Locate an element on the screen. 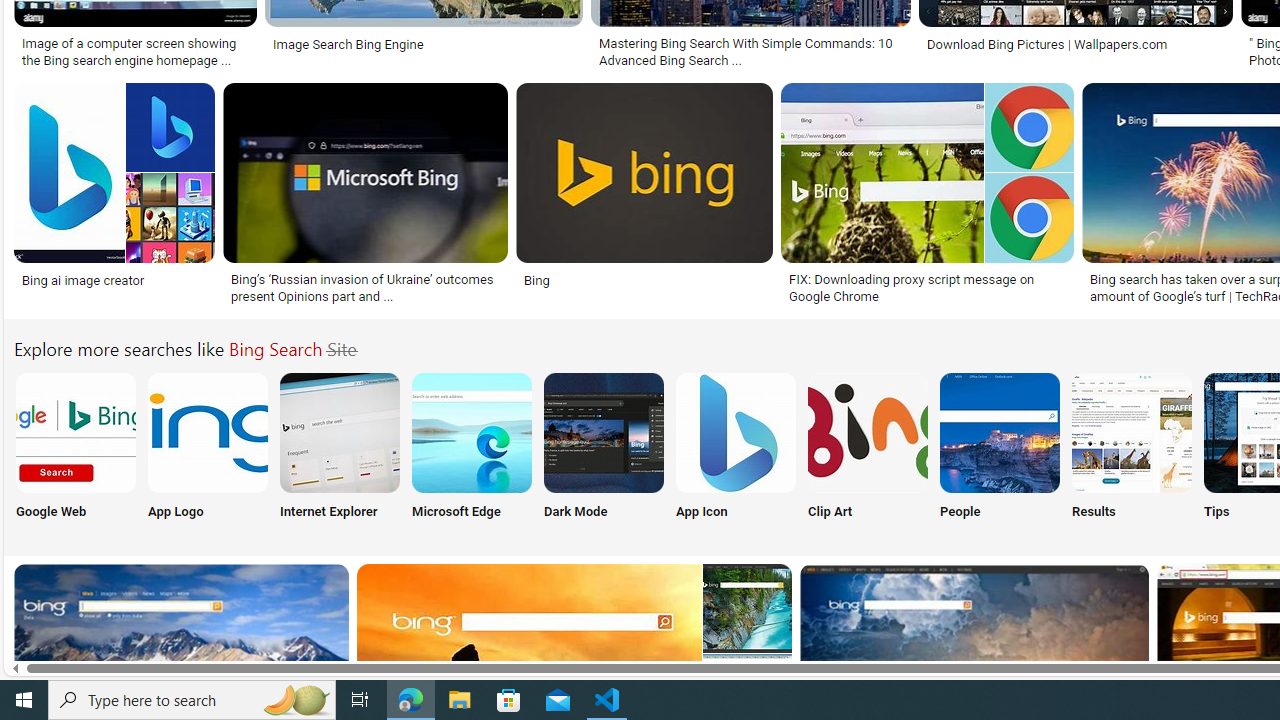  'Bing People Search People' is located at coordinates (999, 450).